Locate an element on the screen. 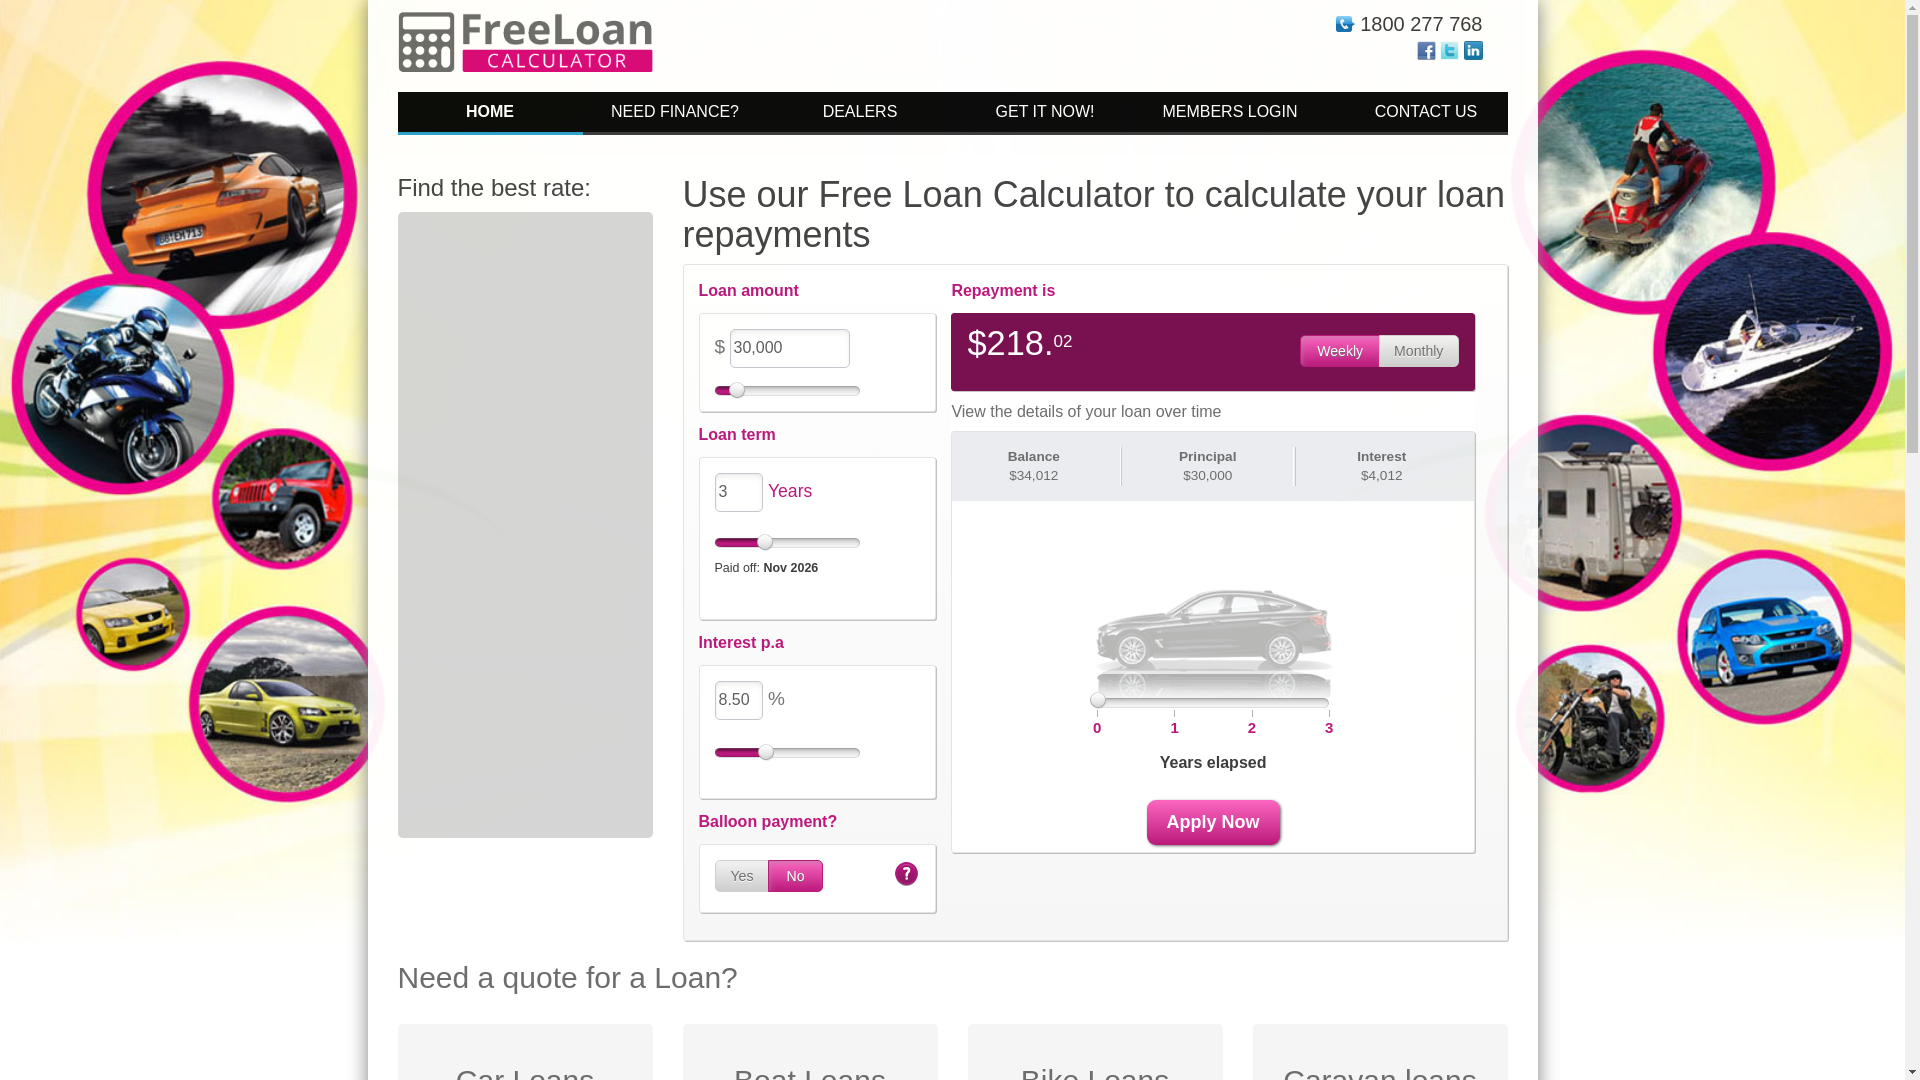 Image resolution: width=1920 pixels, height=1080 pixels. 'NEED FINANCE?' is located at coordinates (580, 113).